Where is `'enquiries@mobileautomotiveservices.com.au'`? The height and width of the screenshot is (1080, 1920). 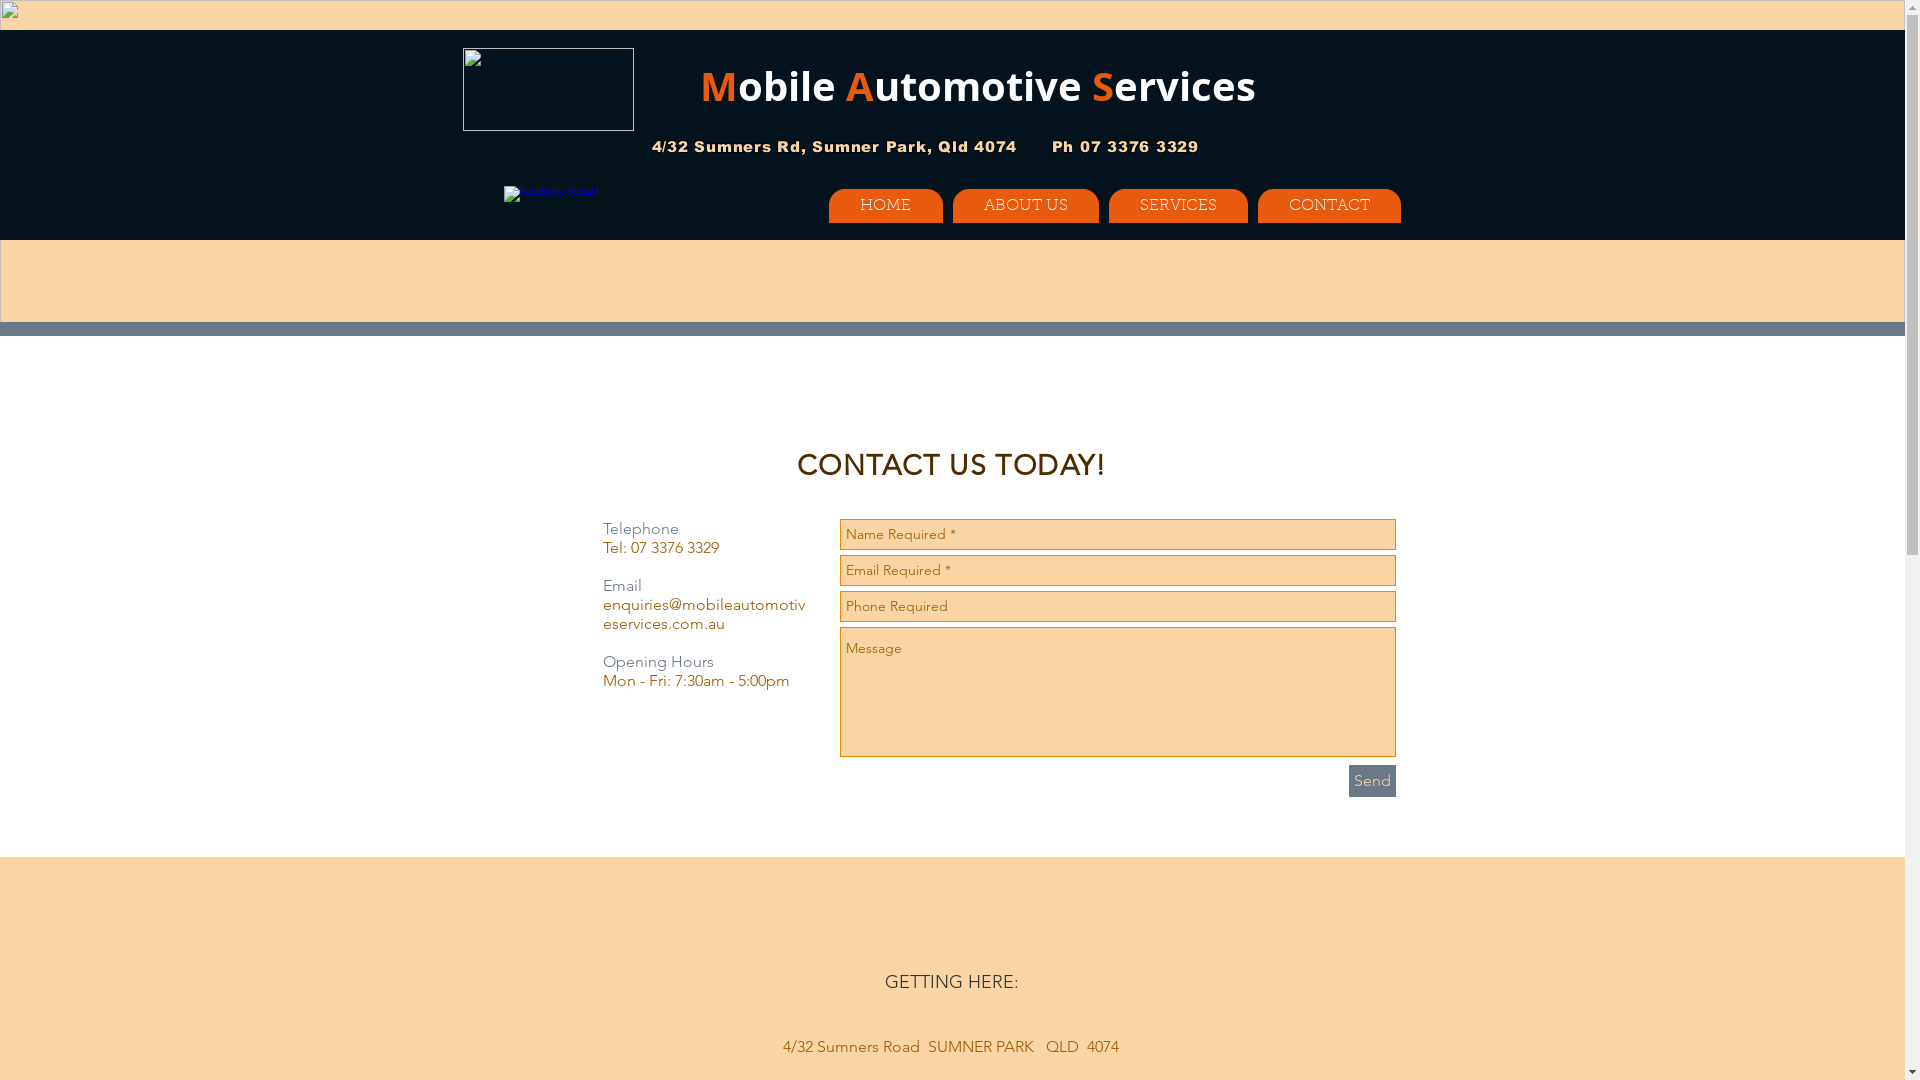
'enquiries@mobileautomotiveservices.com.au' is located at coordinates (702, 612).